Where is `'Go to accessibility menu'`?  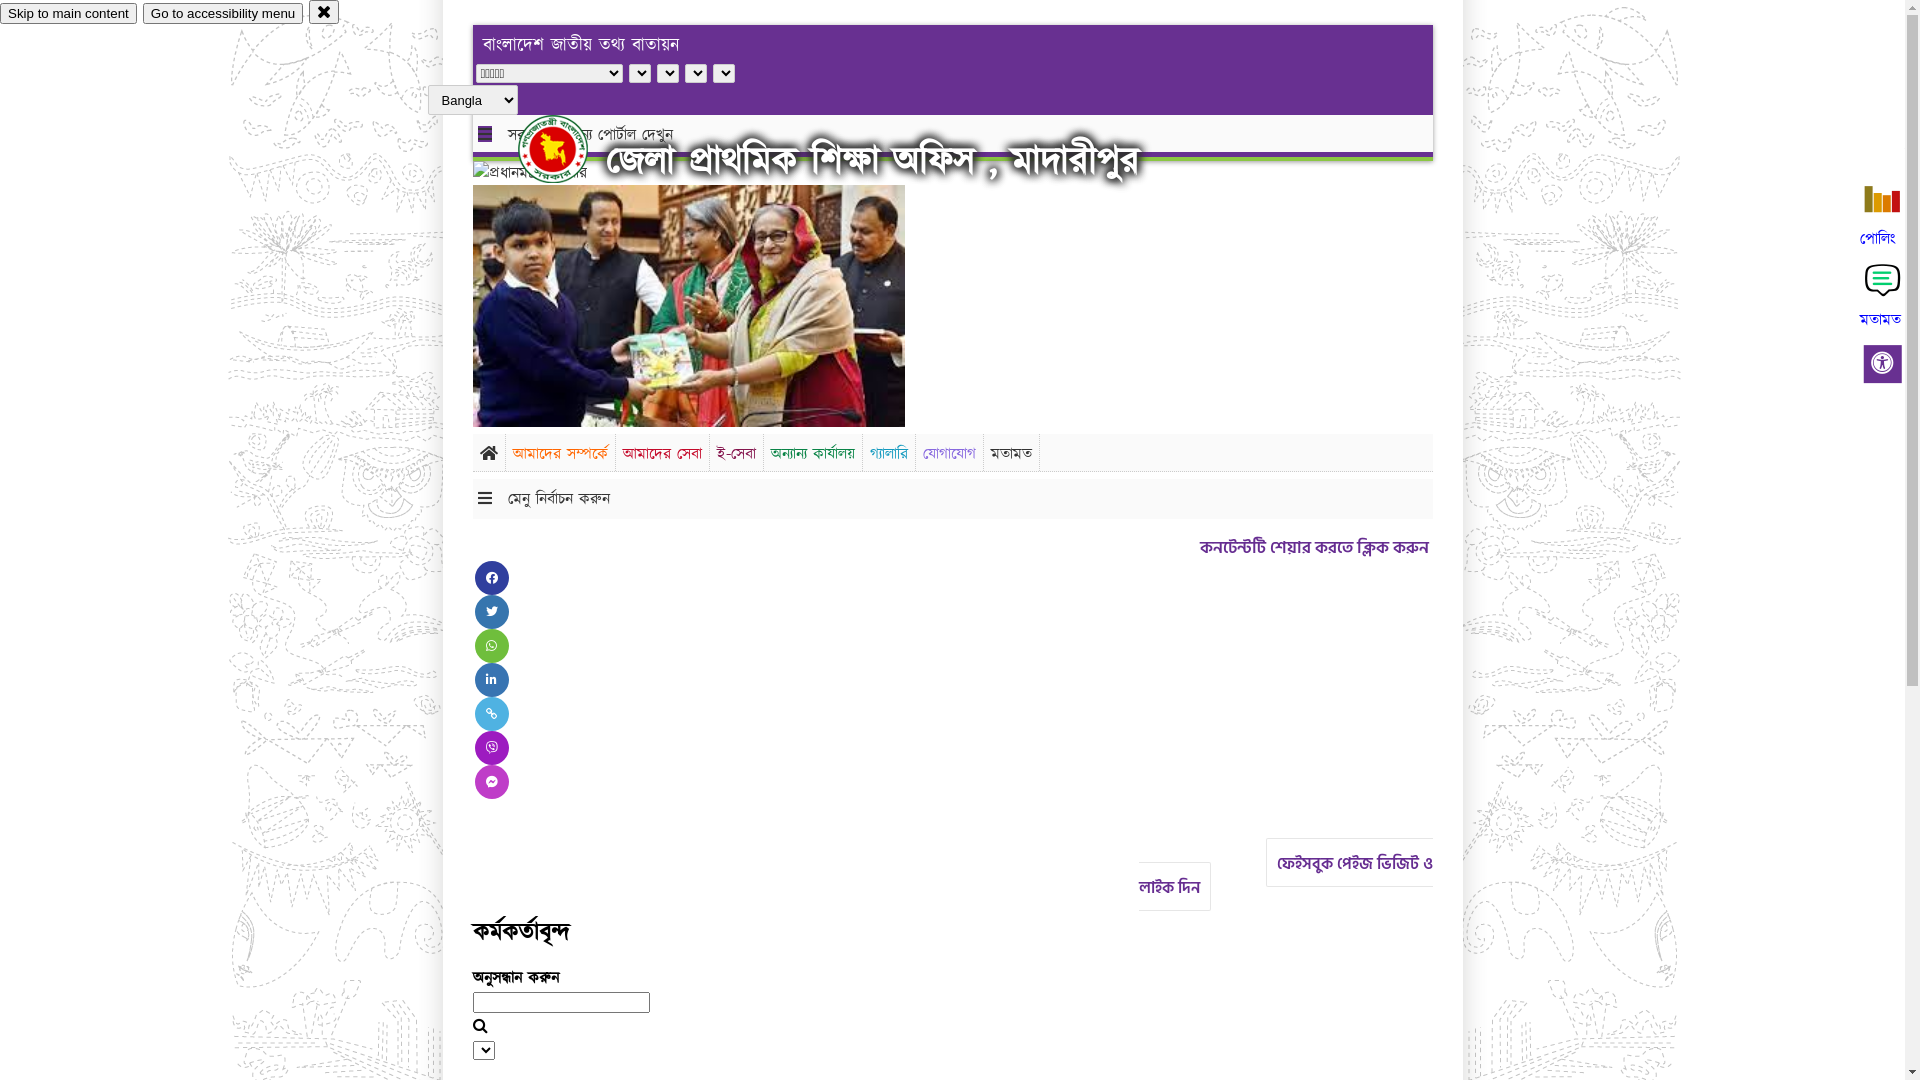
'Go to accessibility menu' is located at coordinates (222, 13).